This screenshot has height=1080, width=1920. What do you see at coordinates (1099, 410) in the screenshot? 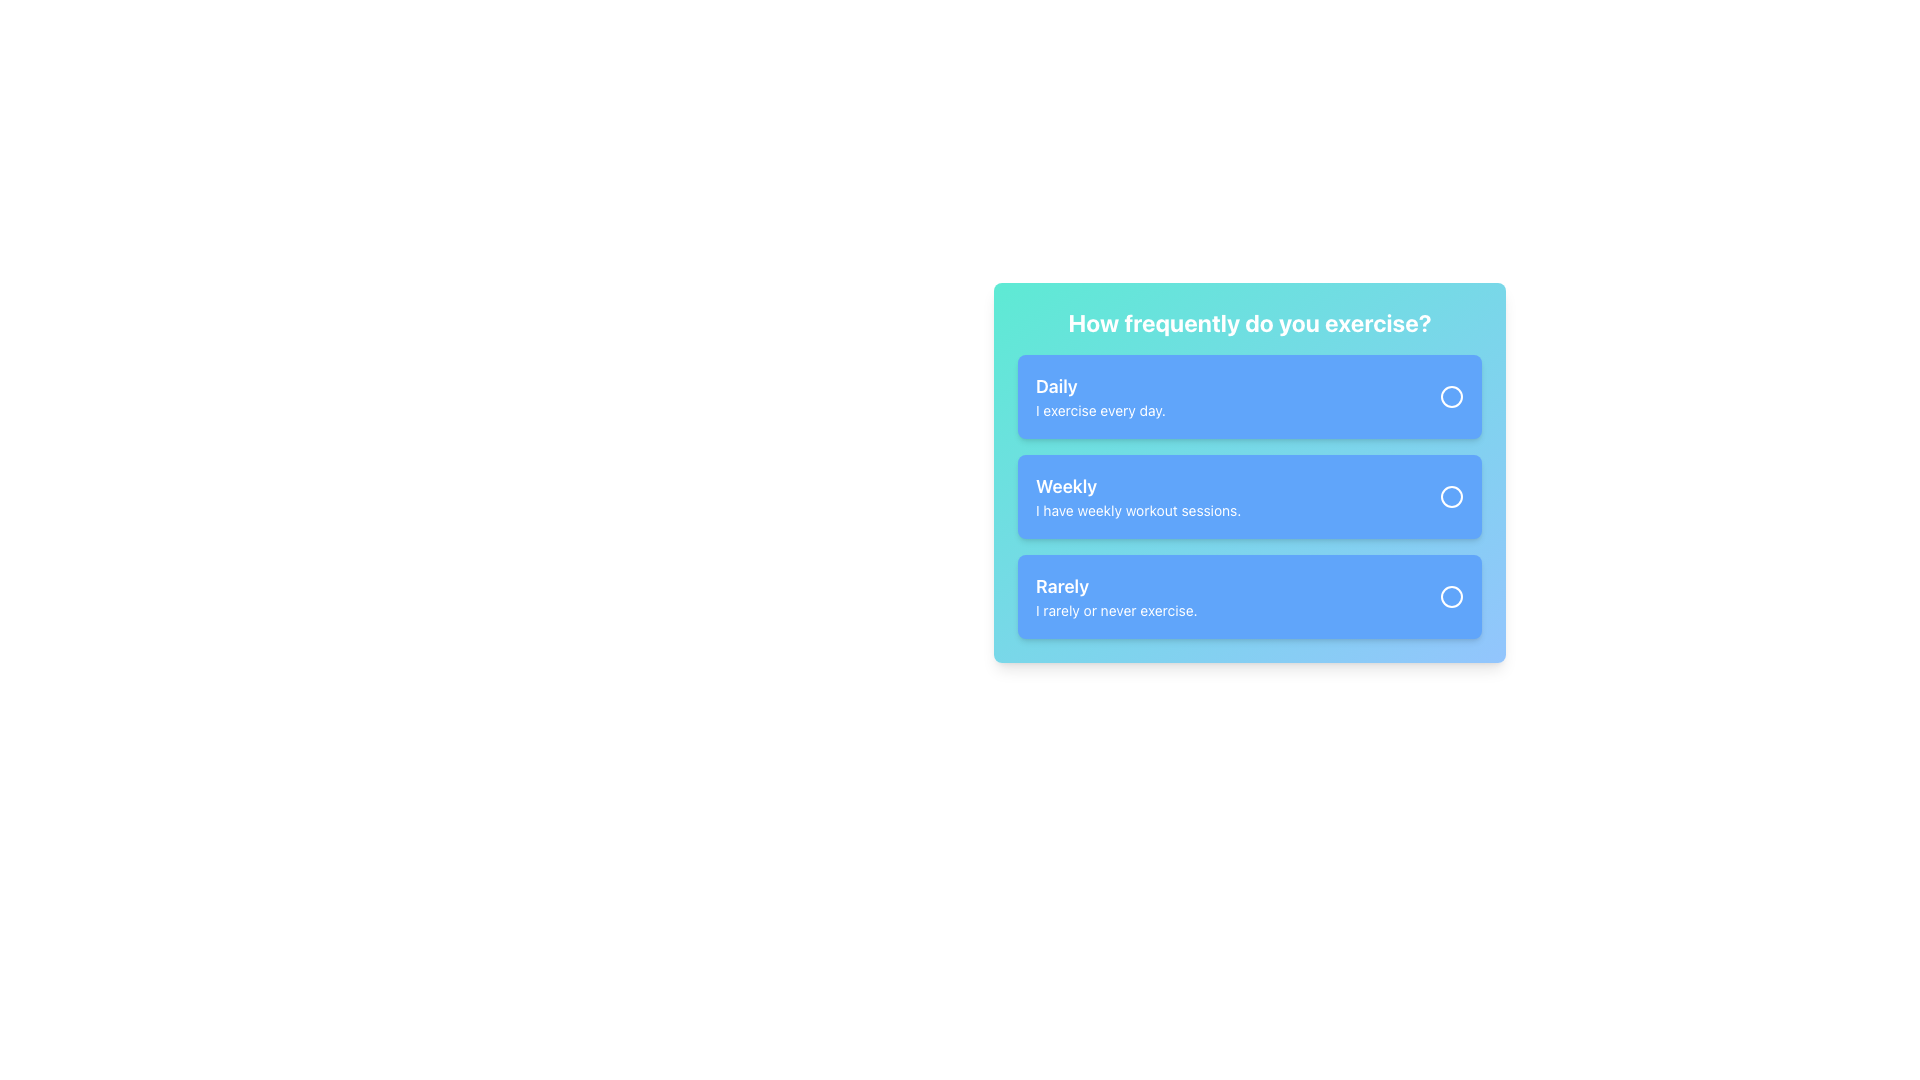
I see `the text label that serves as a sub-text description for the 'Daily' option in a multiple-choice question about exercise frequency, located below the 'Daily' heading in the blue rectangular section at the top of the list layout` at bounding box center [1099, 410].